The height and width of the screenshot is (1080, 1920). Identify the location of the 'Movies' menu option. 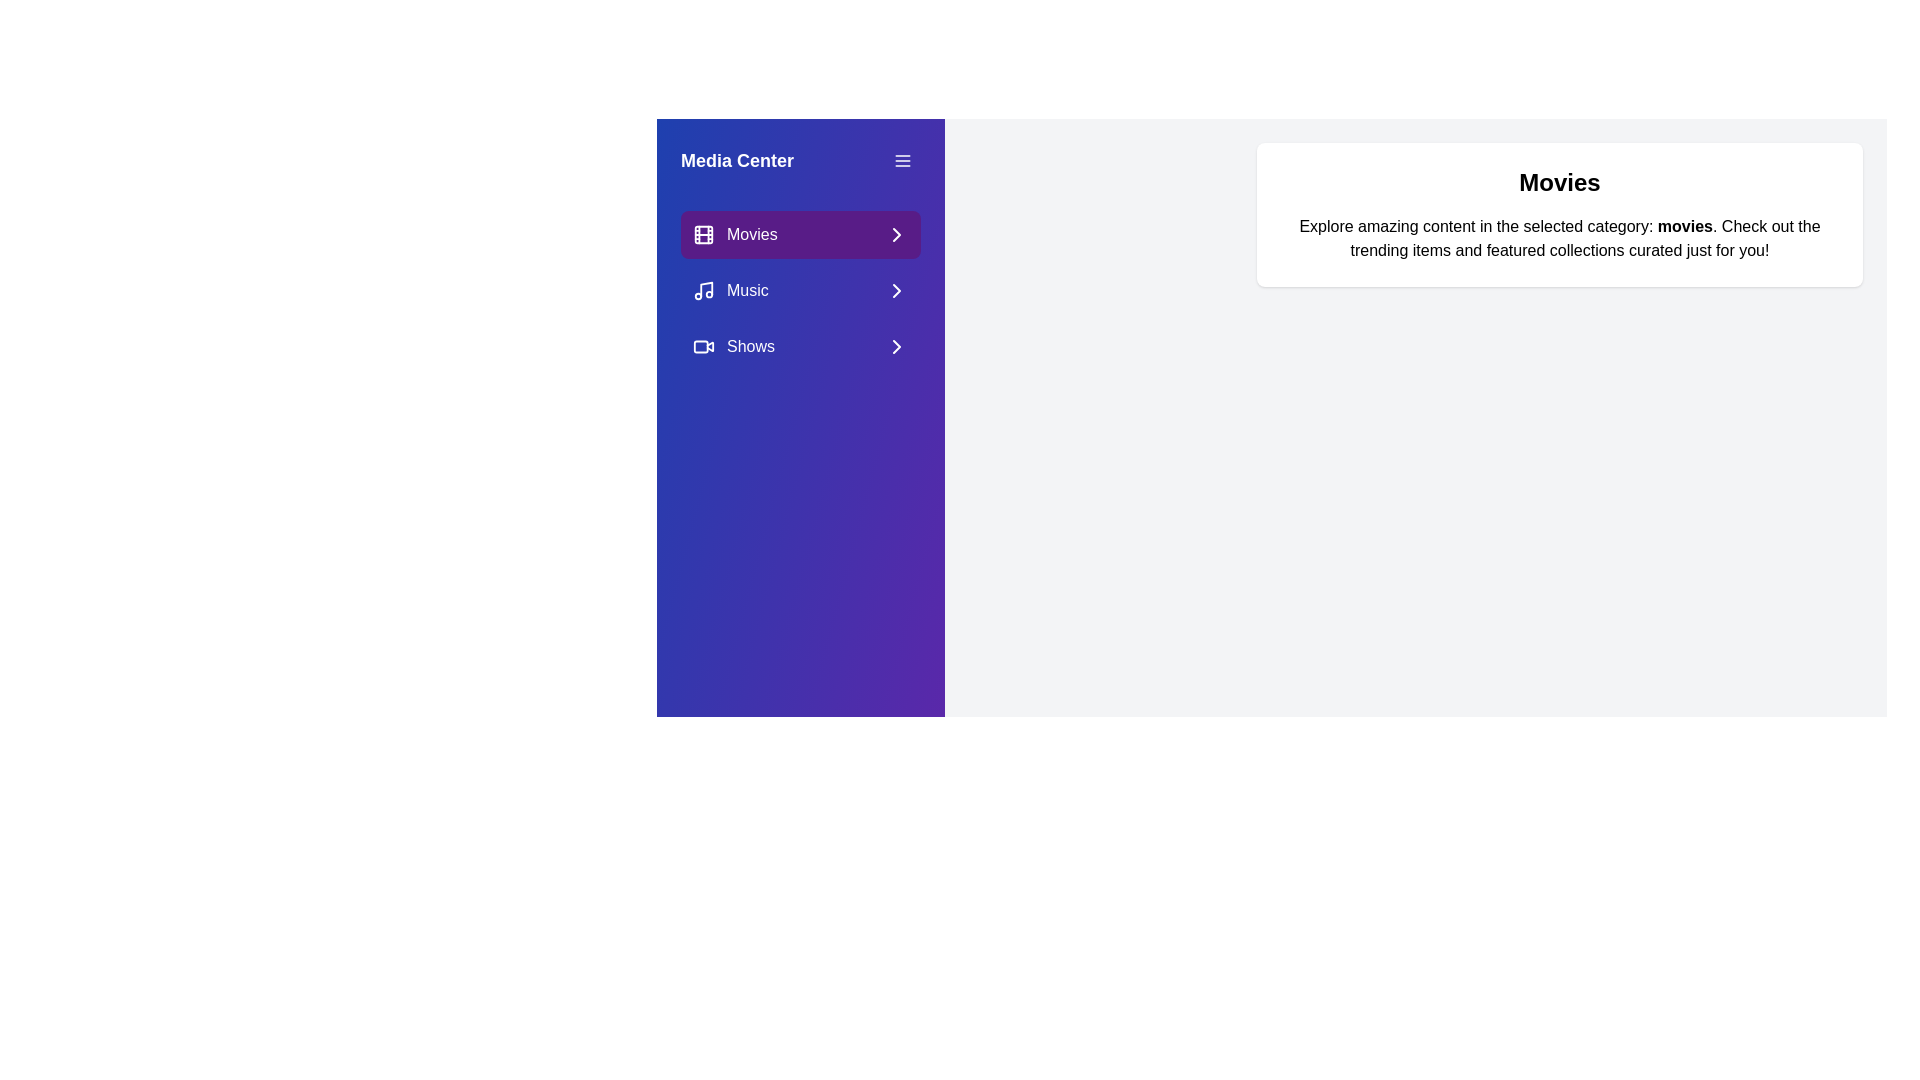
(801, 234).